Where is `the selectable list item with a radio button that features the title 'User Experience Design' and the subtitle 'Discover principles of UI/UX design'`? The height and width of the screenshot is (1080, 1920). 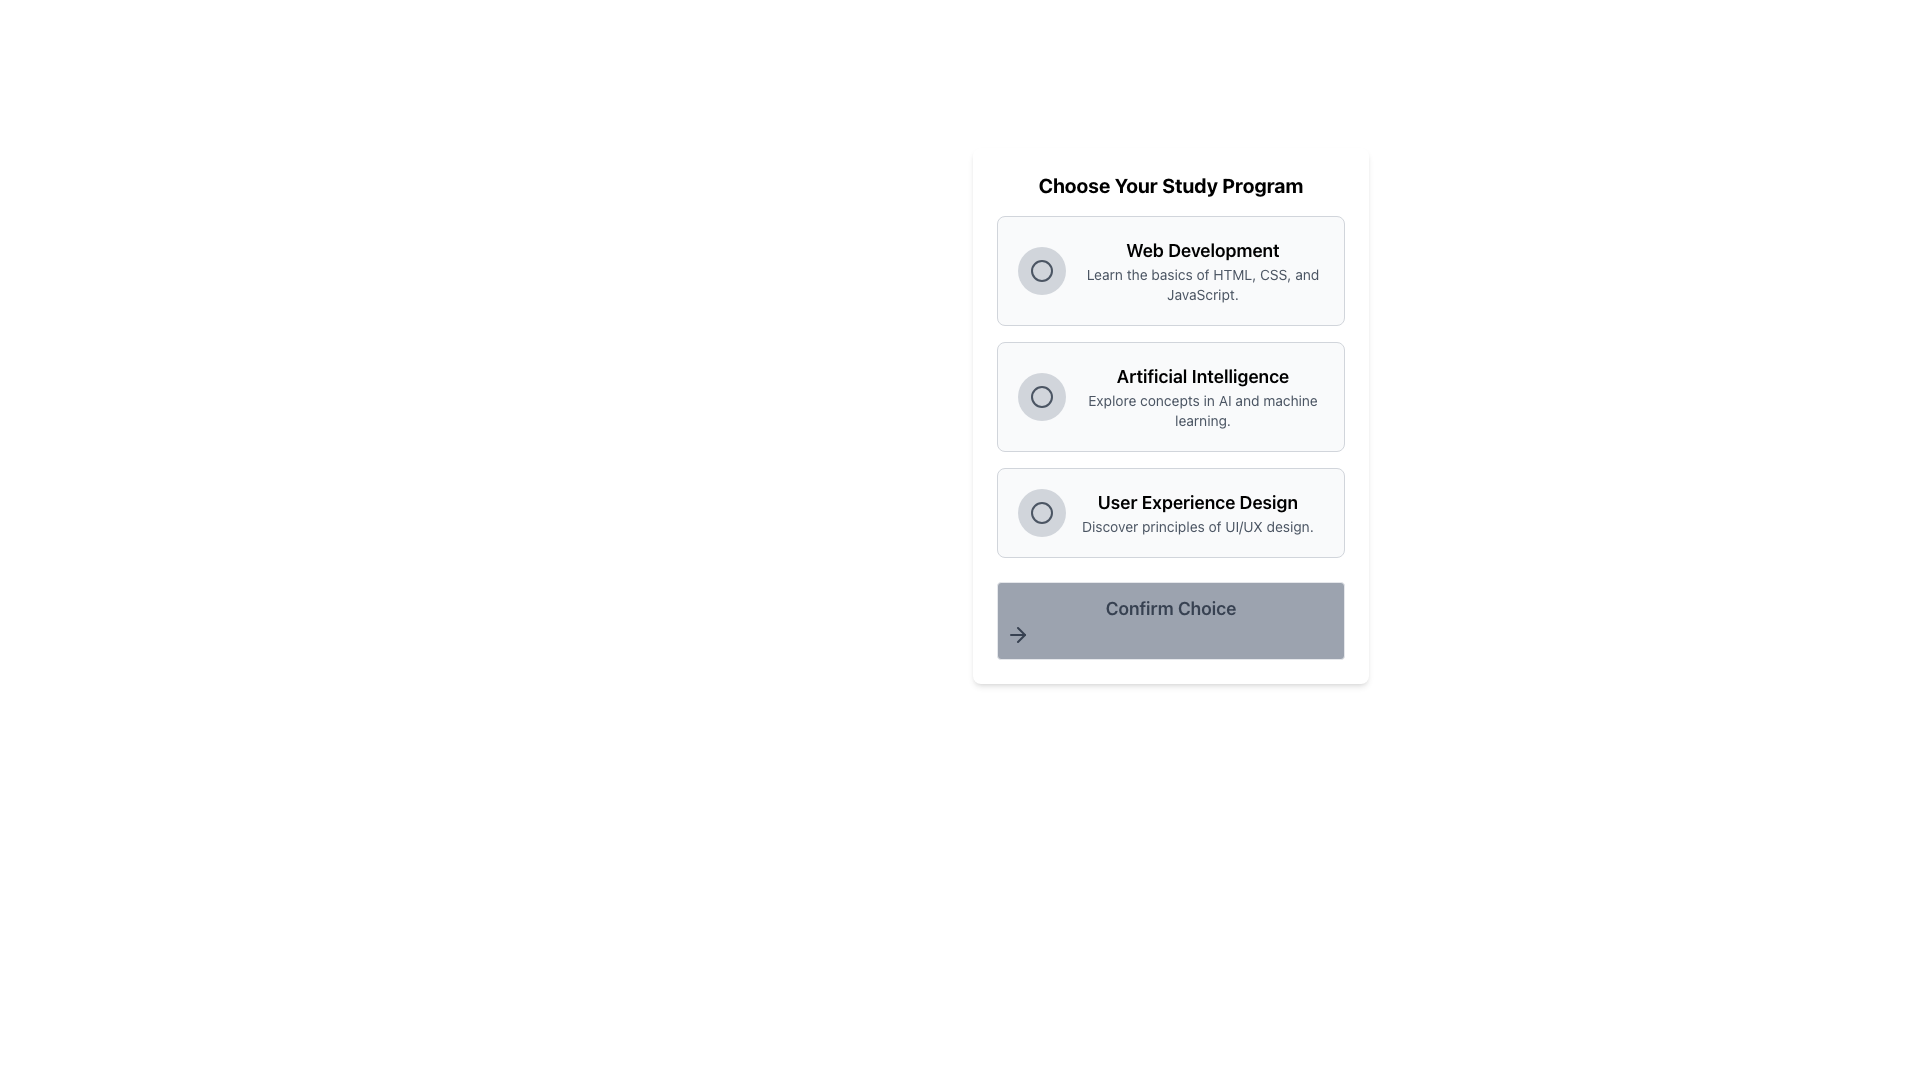 the selectable list item with a radio button that features the title 'User Experience Design' and the subtitle 'Discover principles of UI/UX design' is located at coordinates (1171, 512).